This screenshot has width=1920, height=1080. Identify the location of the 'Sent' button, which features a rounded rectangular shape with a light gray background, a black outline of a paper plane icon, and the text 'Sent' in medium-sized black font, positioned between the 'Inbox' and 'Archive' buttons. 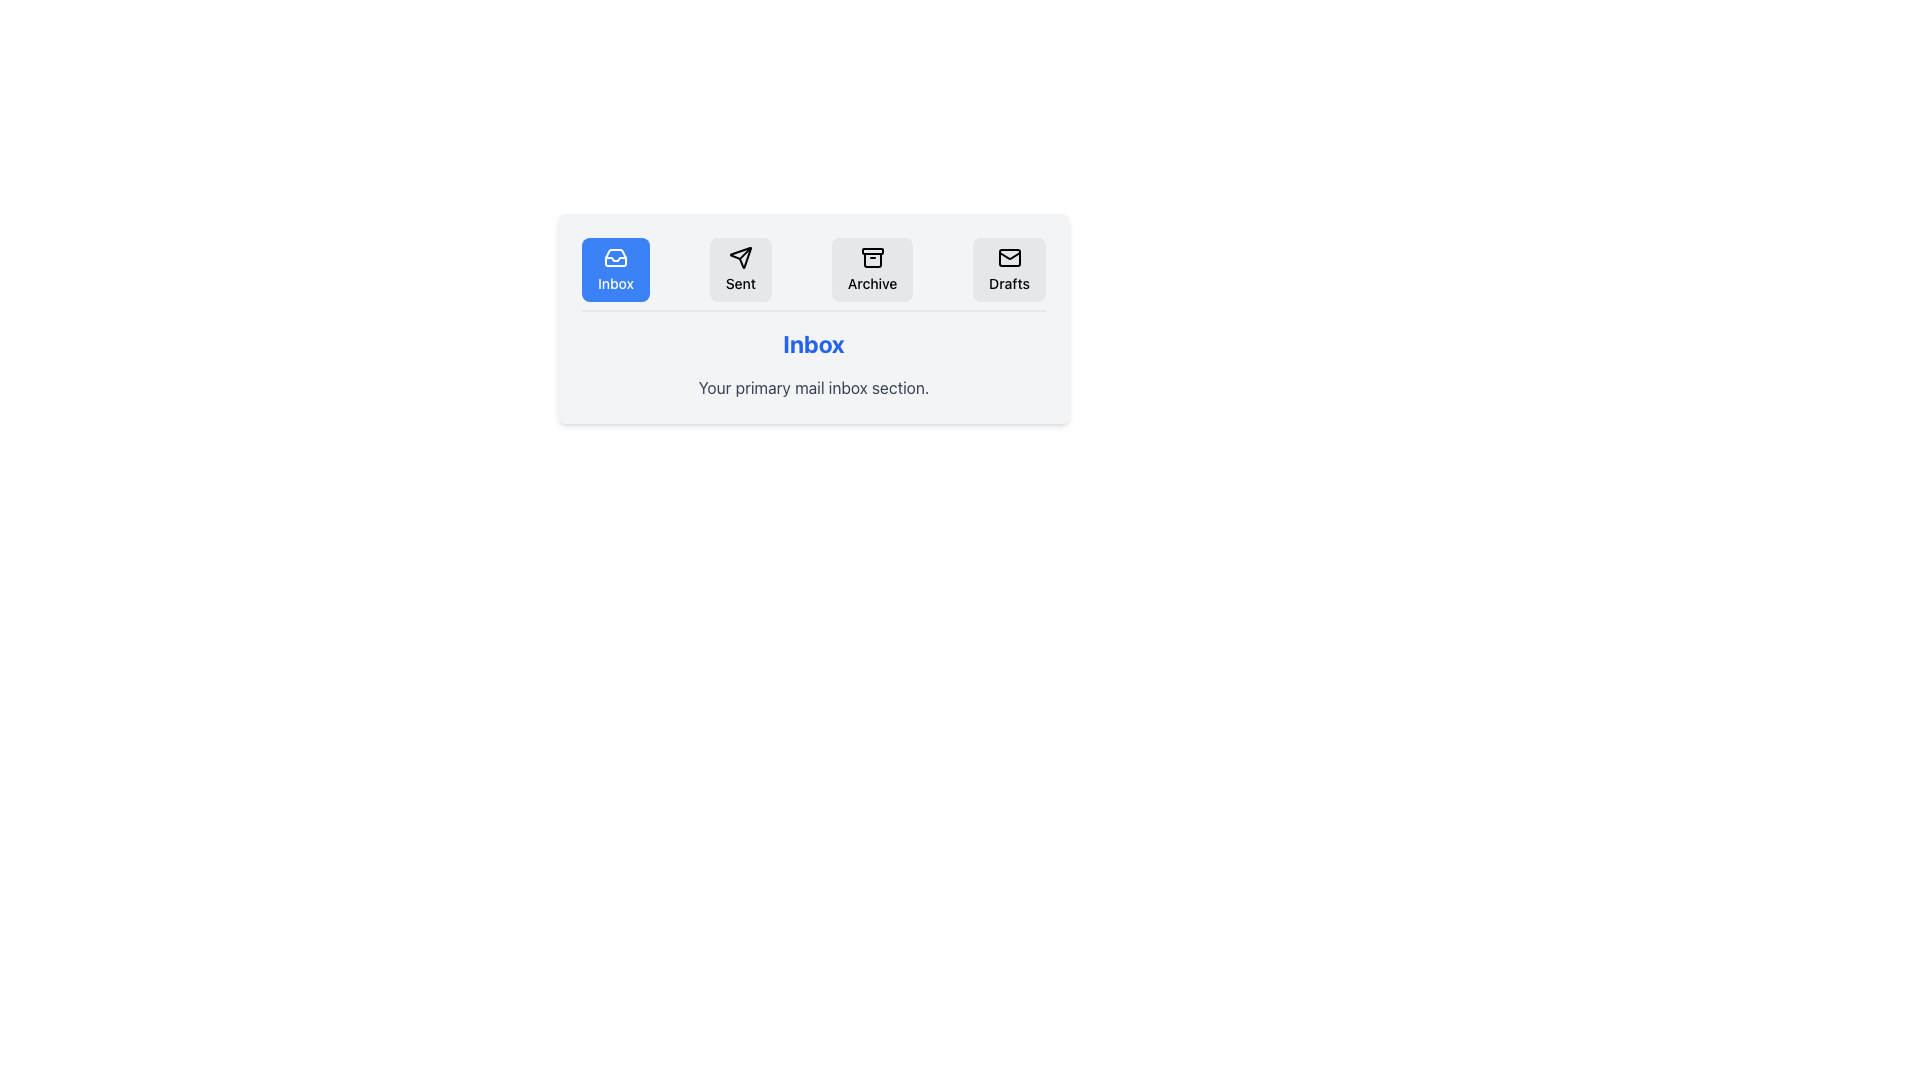
(739, 270).